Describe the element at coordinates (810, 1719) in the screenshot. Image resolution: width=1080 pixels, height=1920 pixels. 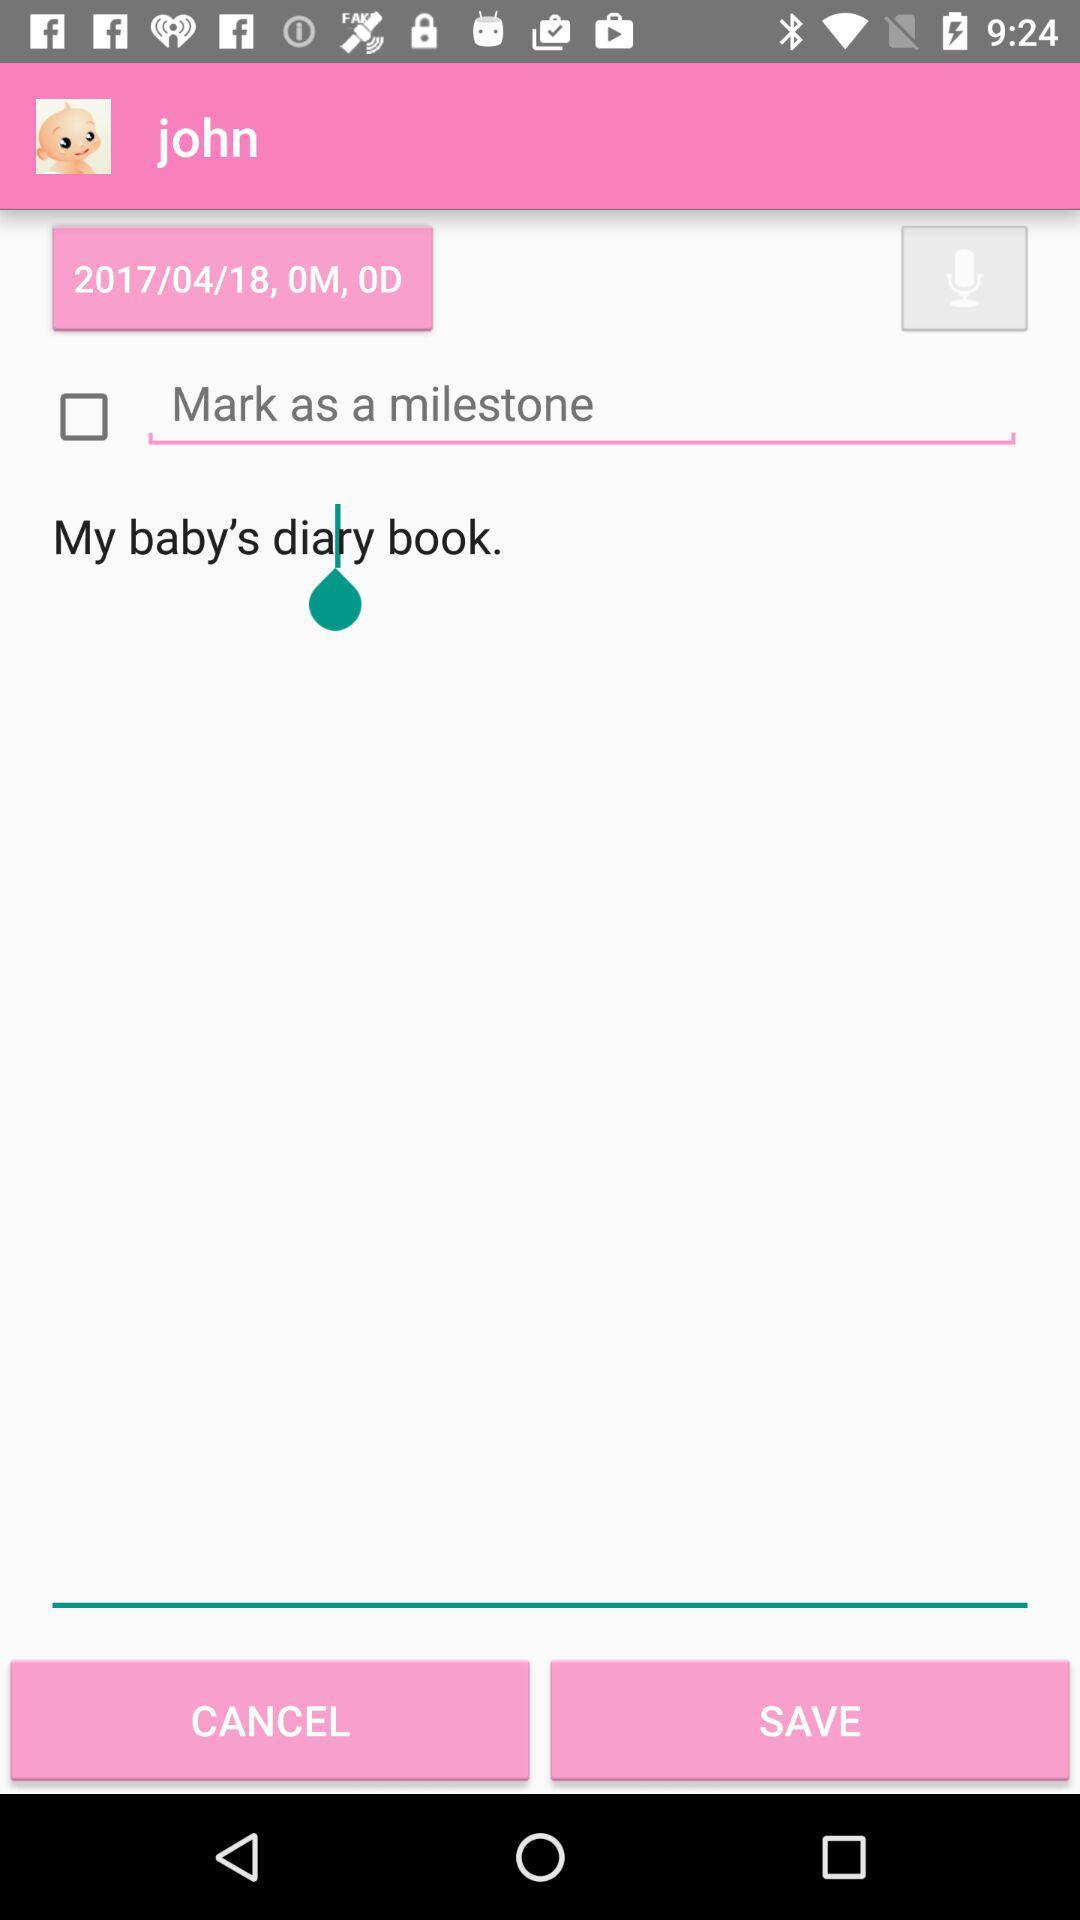
I see `the item below my baby s` at that location.